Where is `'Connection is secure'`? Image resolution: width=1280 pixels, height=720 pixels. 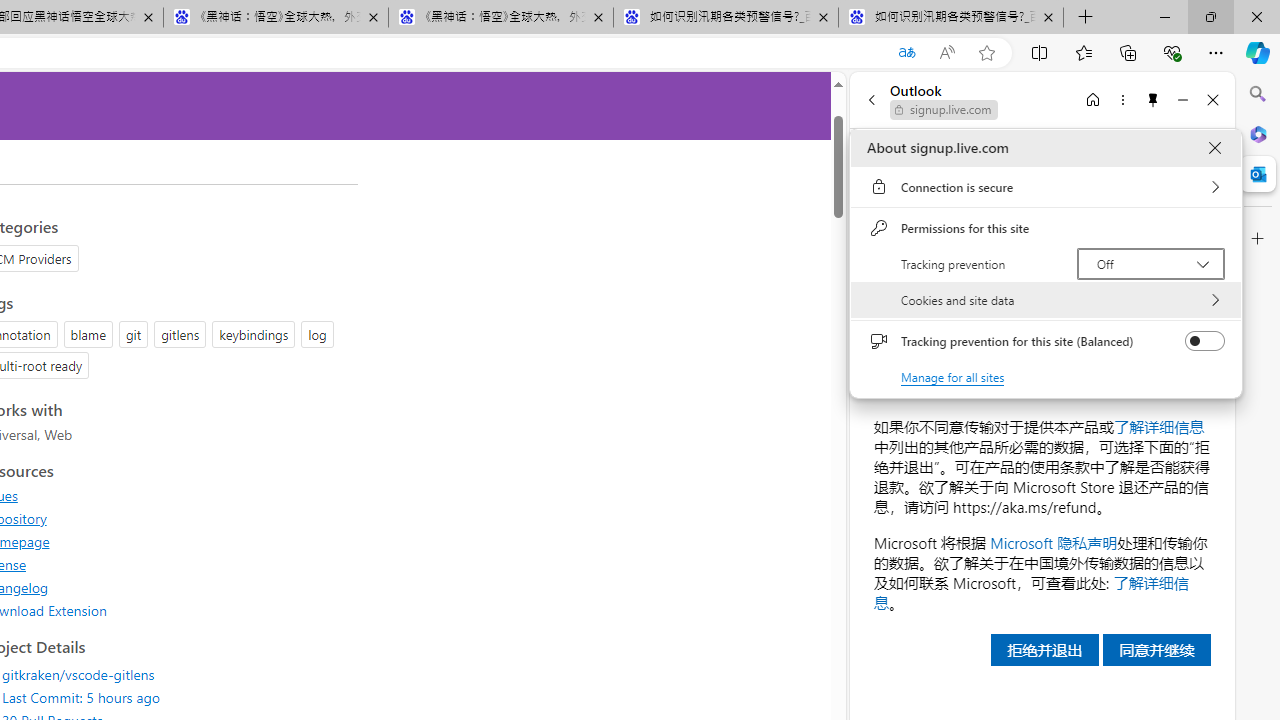
'Connection is secure' is located at coordinates (1045, 187).